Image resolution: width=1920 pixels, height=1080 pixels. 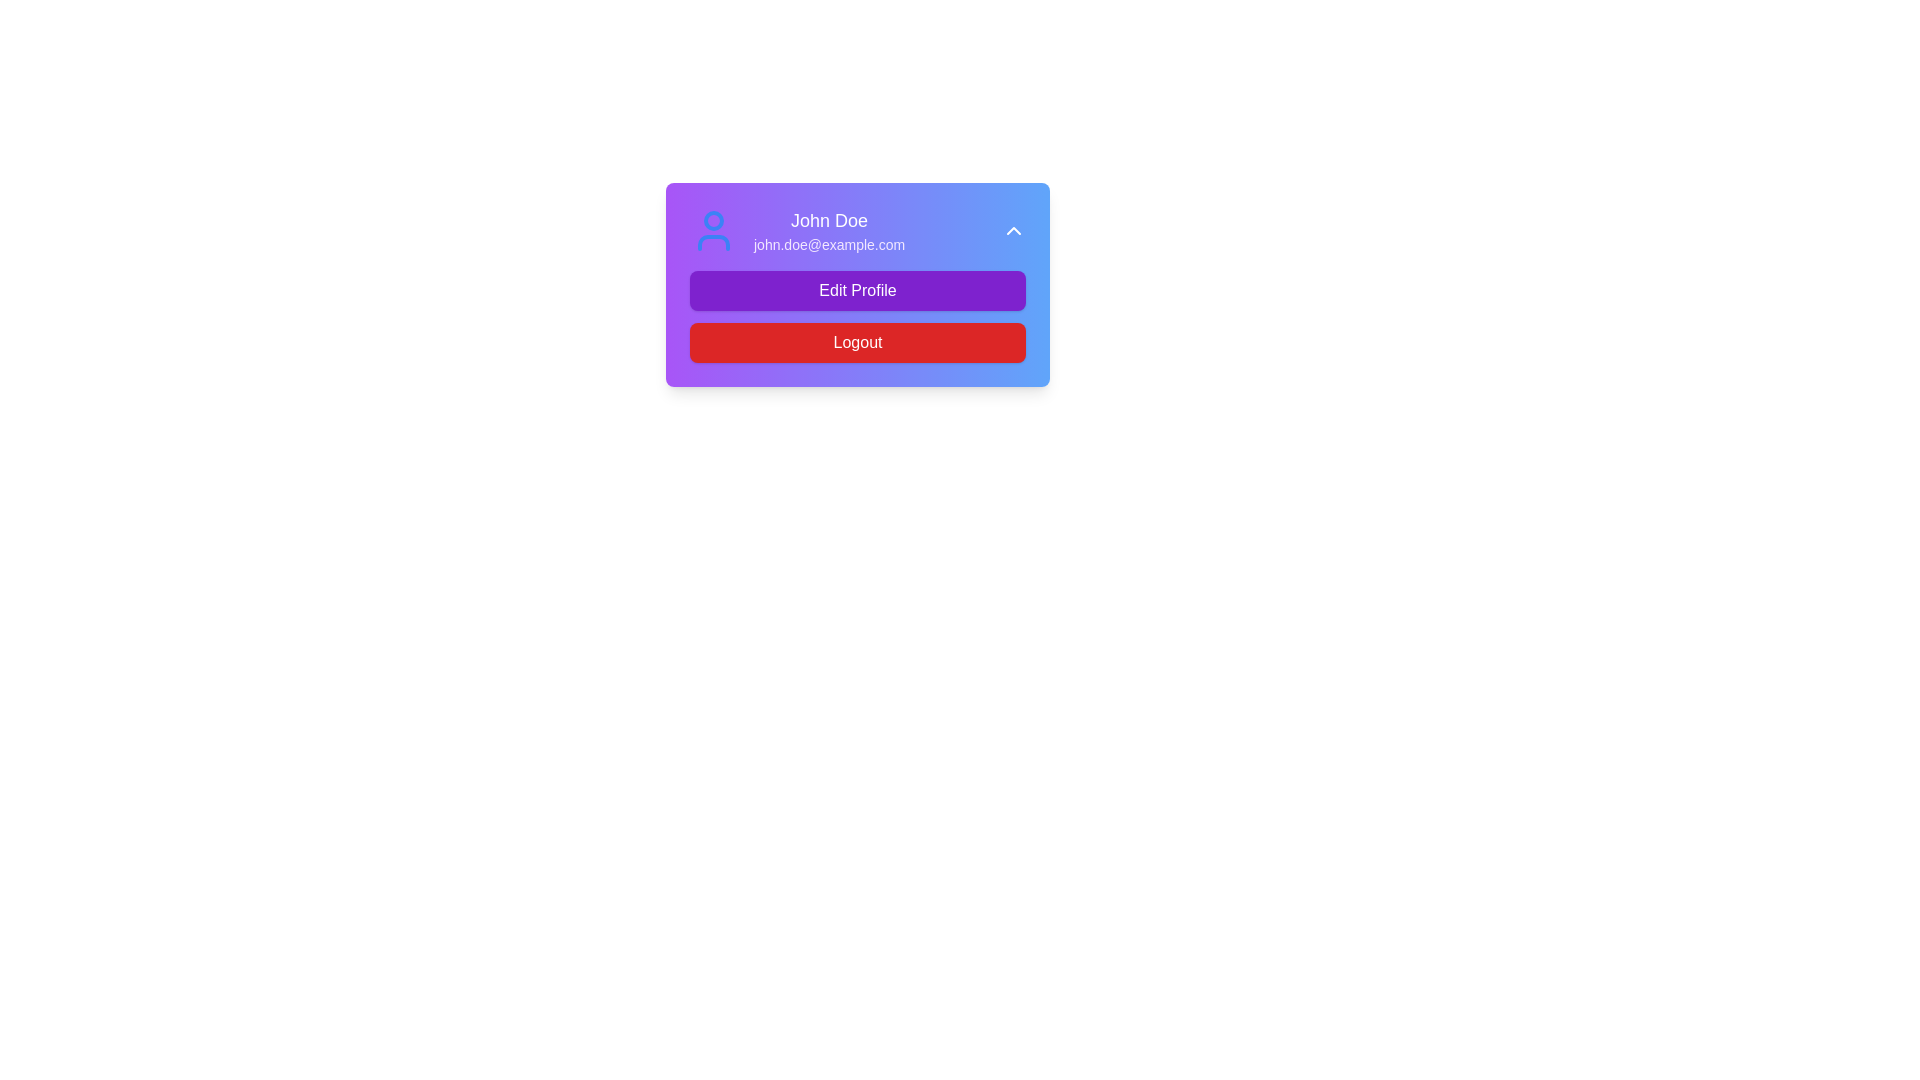 I want to click on email address displayed below the name 'John Doe' in the user profile card, so click(x=829, y=244).